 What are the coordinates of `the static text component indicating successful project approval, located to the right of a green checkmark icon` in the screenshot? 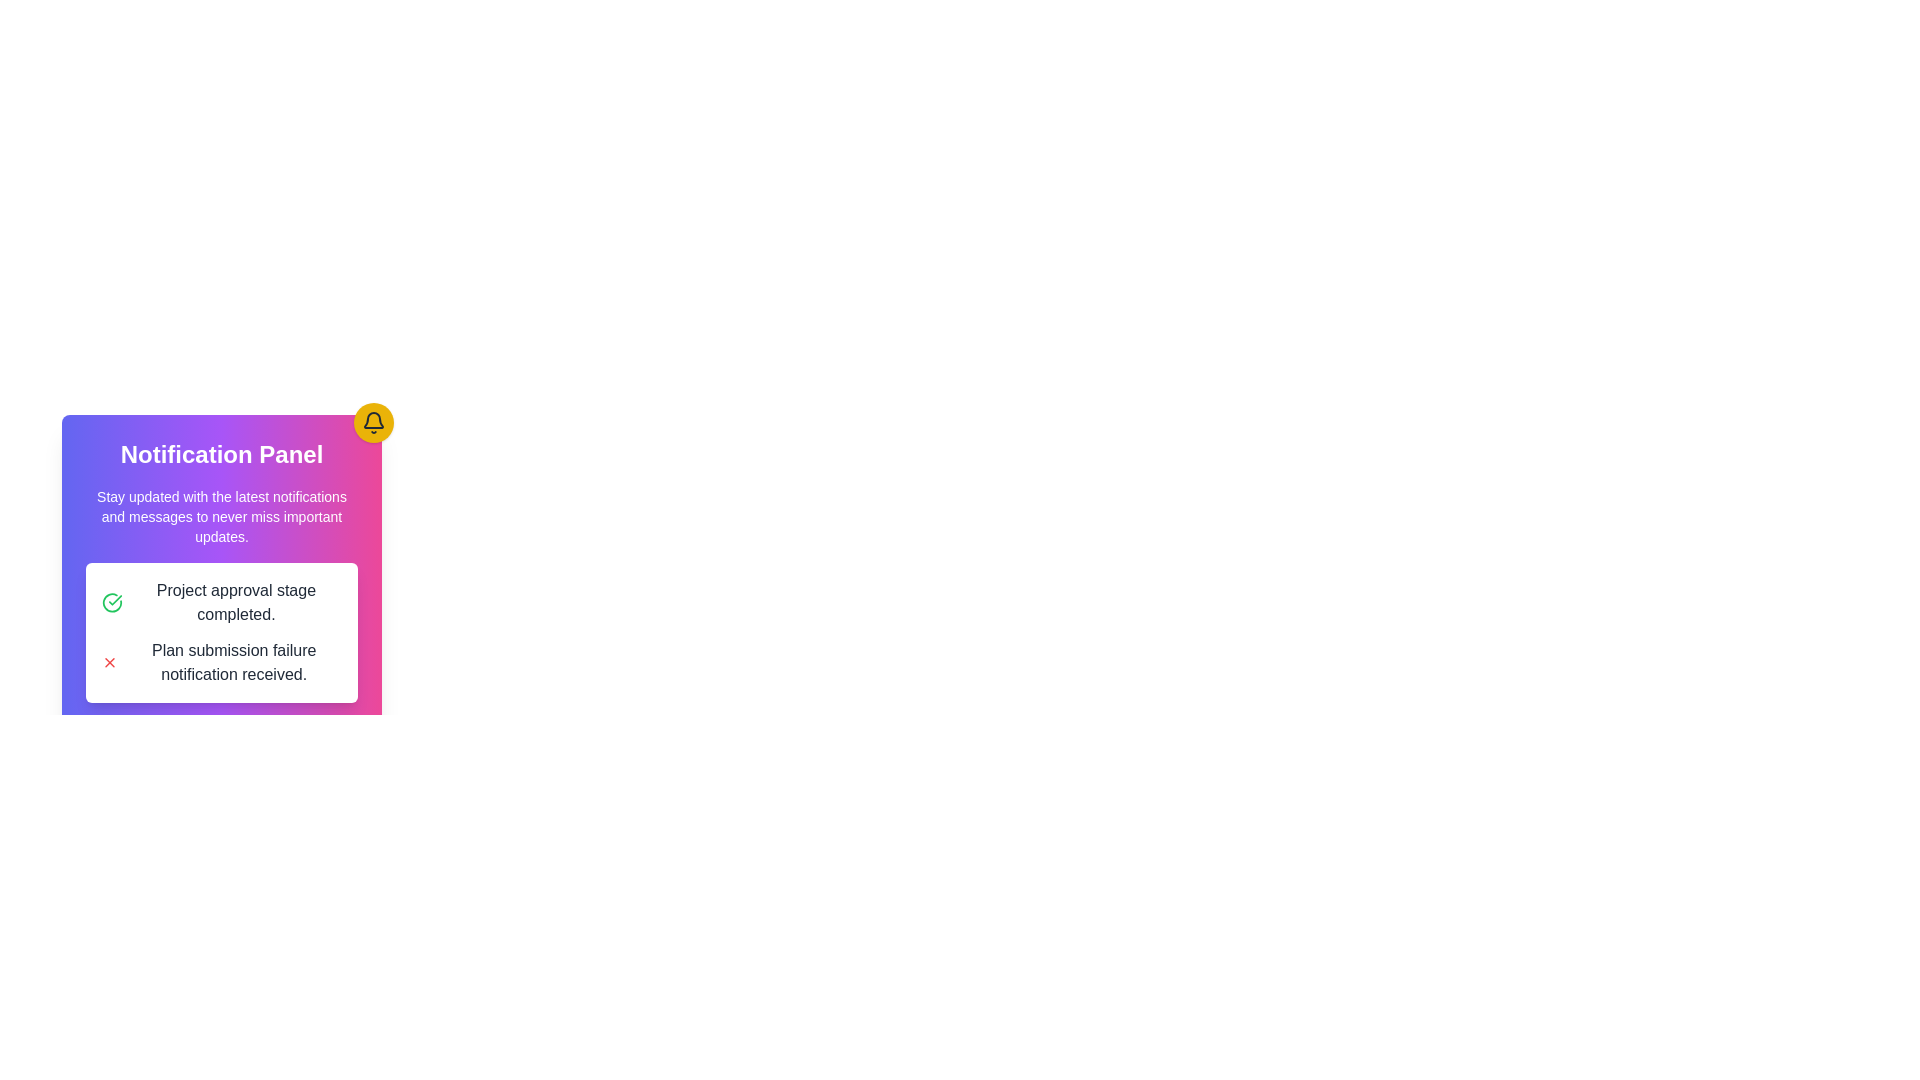 It's located at (236, 601).